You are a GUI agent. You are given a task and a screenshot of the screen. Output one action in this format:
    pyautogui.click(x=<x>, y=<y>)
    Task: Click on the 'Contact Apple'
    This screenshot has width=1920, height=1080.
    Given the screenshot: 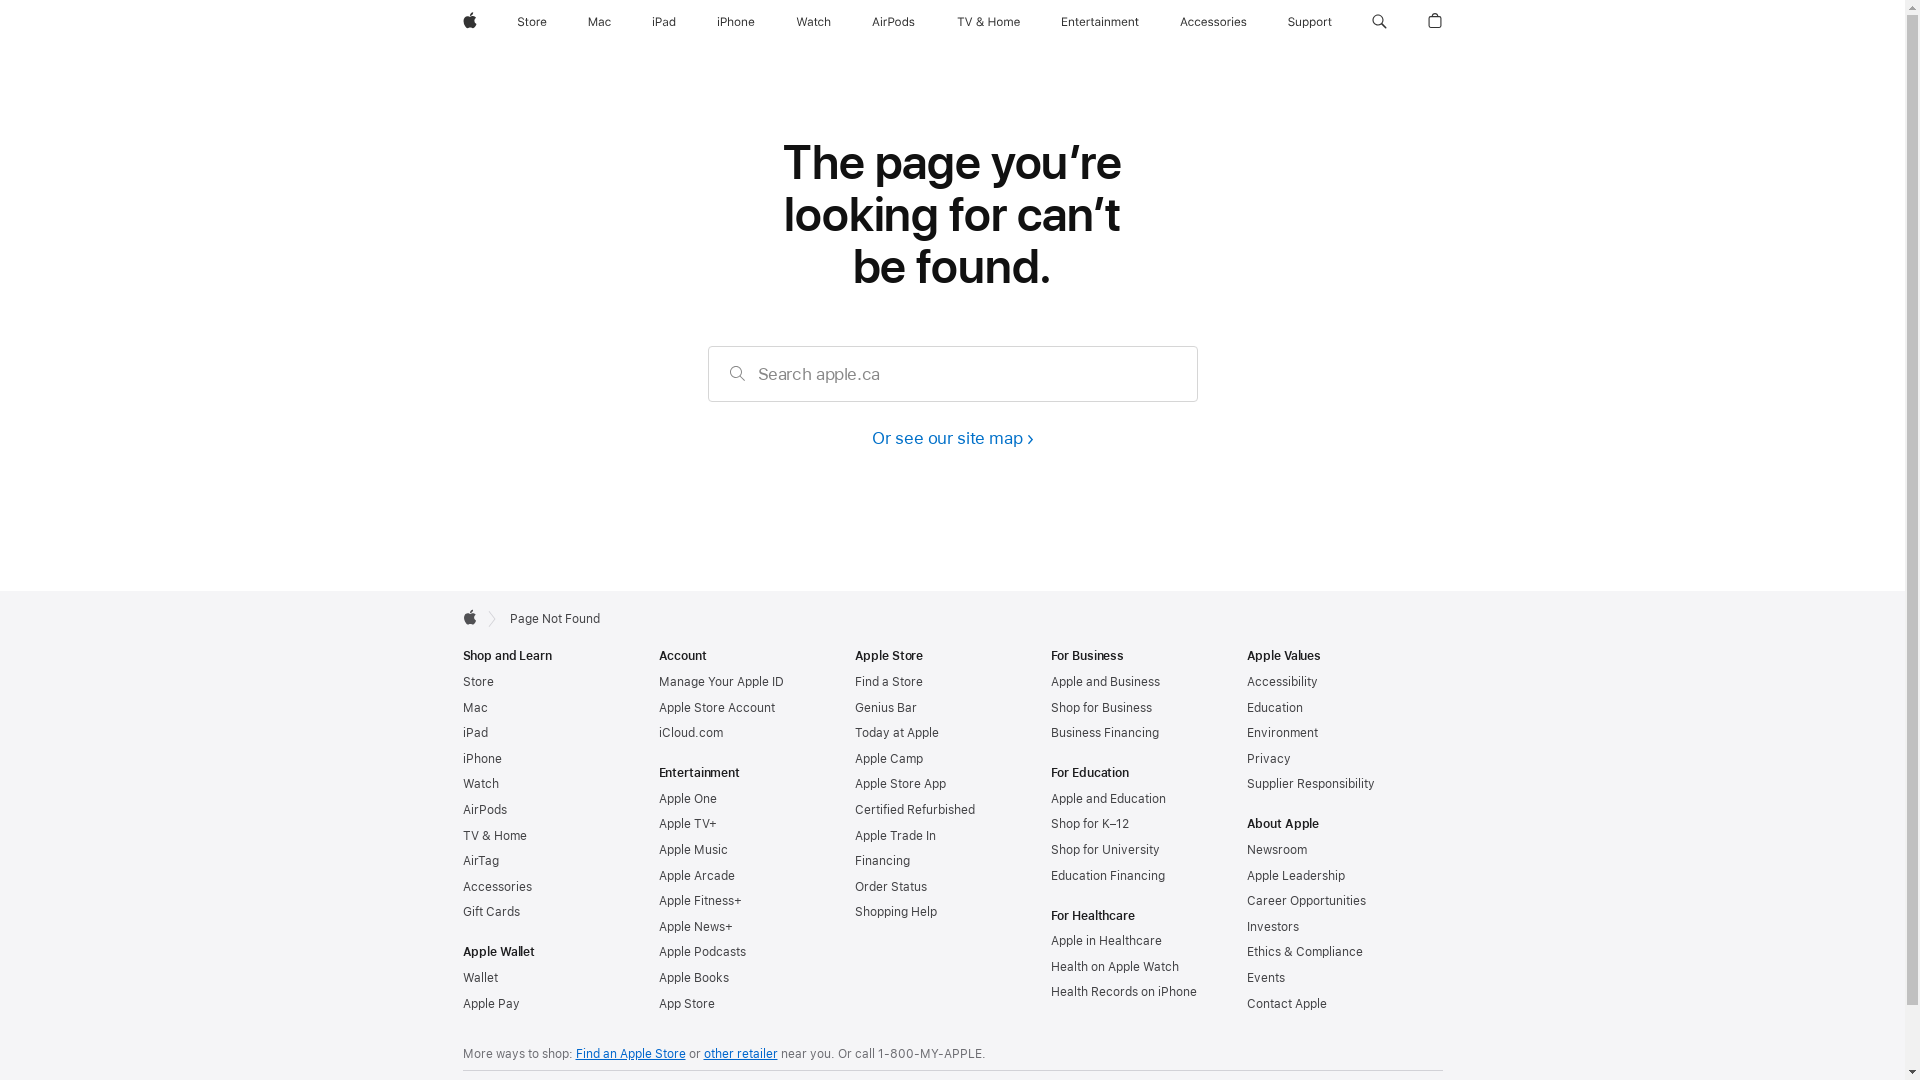 What is the action you would take?
    pyautogui.click(x=1286, y=1003)
    